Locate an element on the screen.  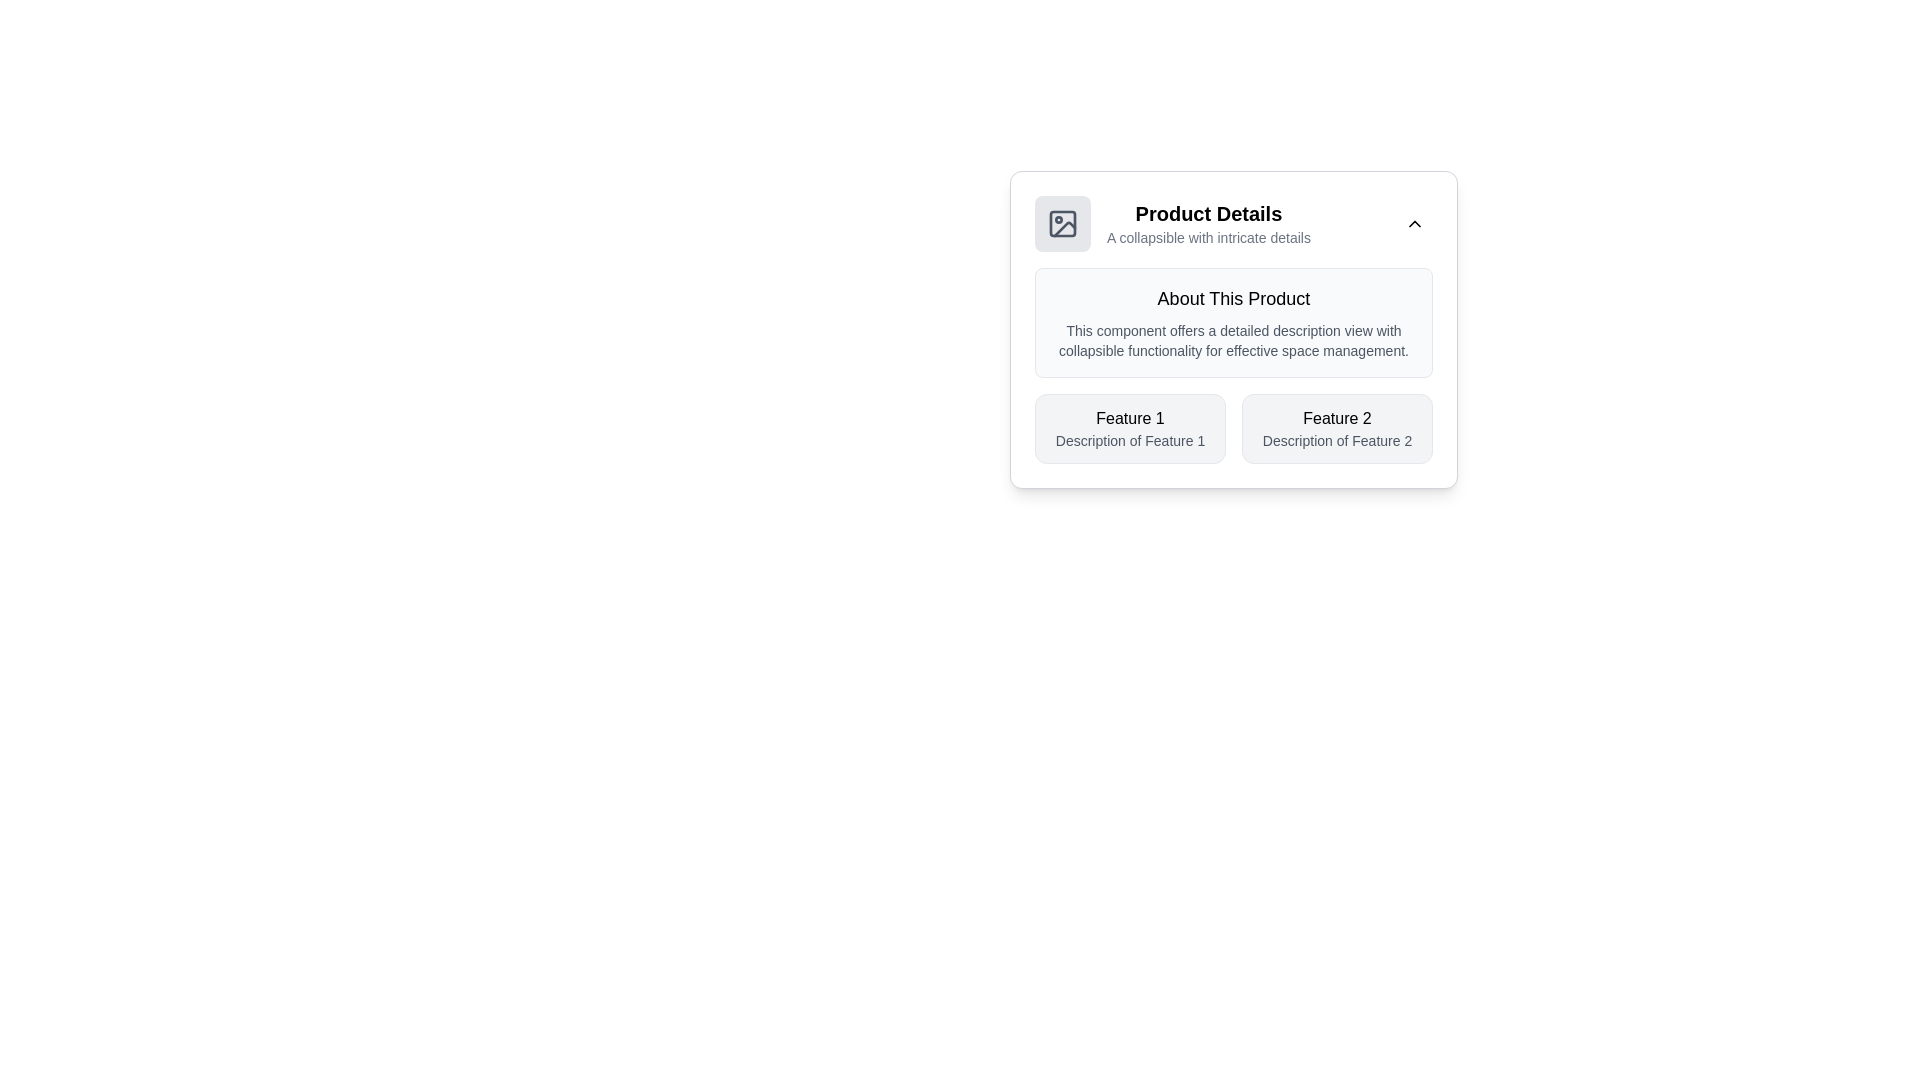
the decorative icon component located in the top-left corner of the SVG graphic adjacent to the 'Product Details' header is located at coordinates (1061, 223).